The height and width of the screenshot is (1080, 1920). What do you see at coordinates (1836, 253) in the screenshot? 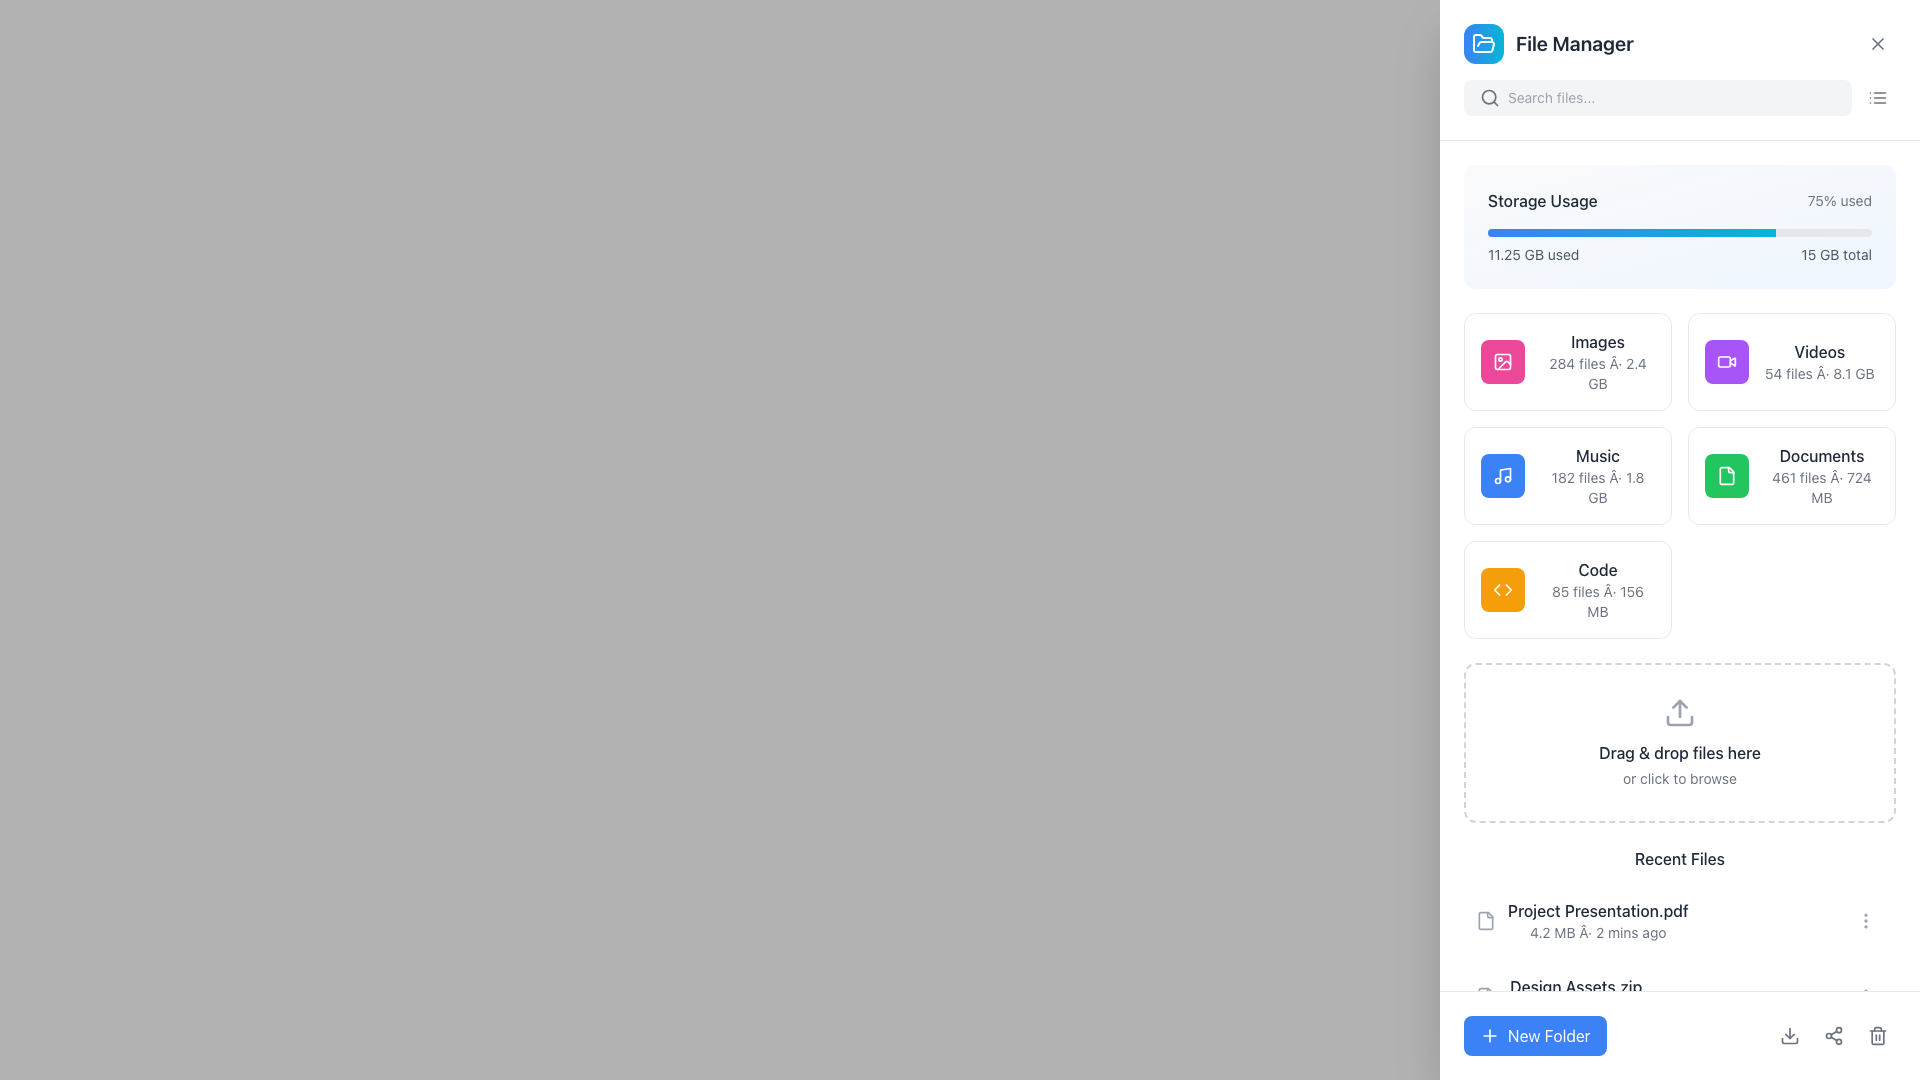
I see `the non-interactive text label displaying total storage available, located to the right of the '11.25 GB used' text in the 'Storage Usage' section` at bounding box center [1836, 253].